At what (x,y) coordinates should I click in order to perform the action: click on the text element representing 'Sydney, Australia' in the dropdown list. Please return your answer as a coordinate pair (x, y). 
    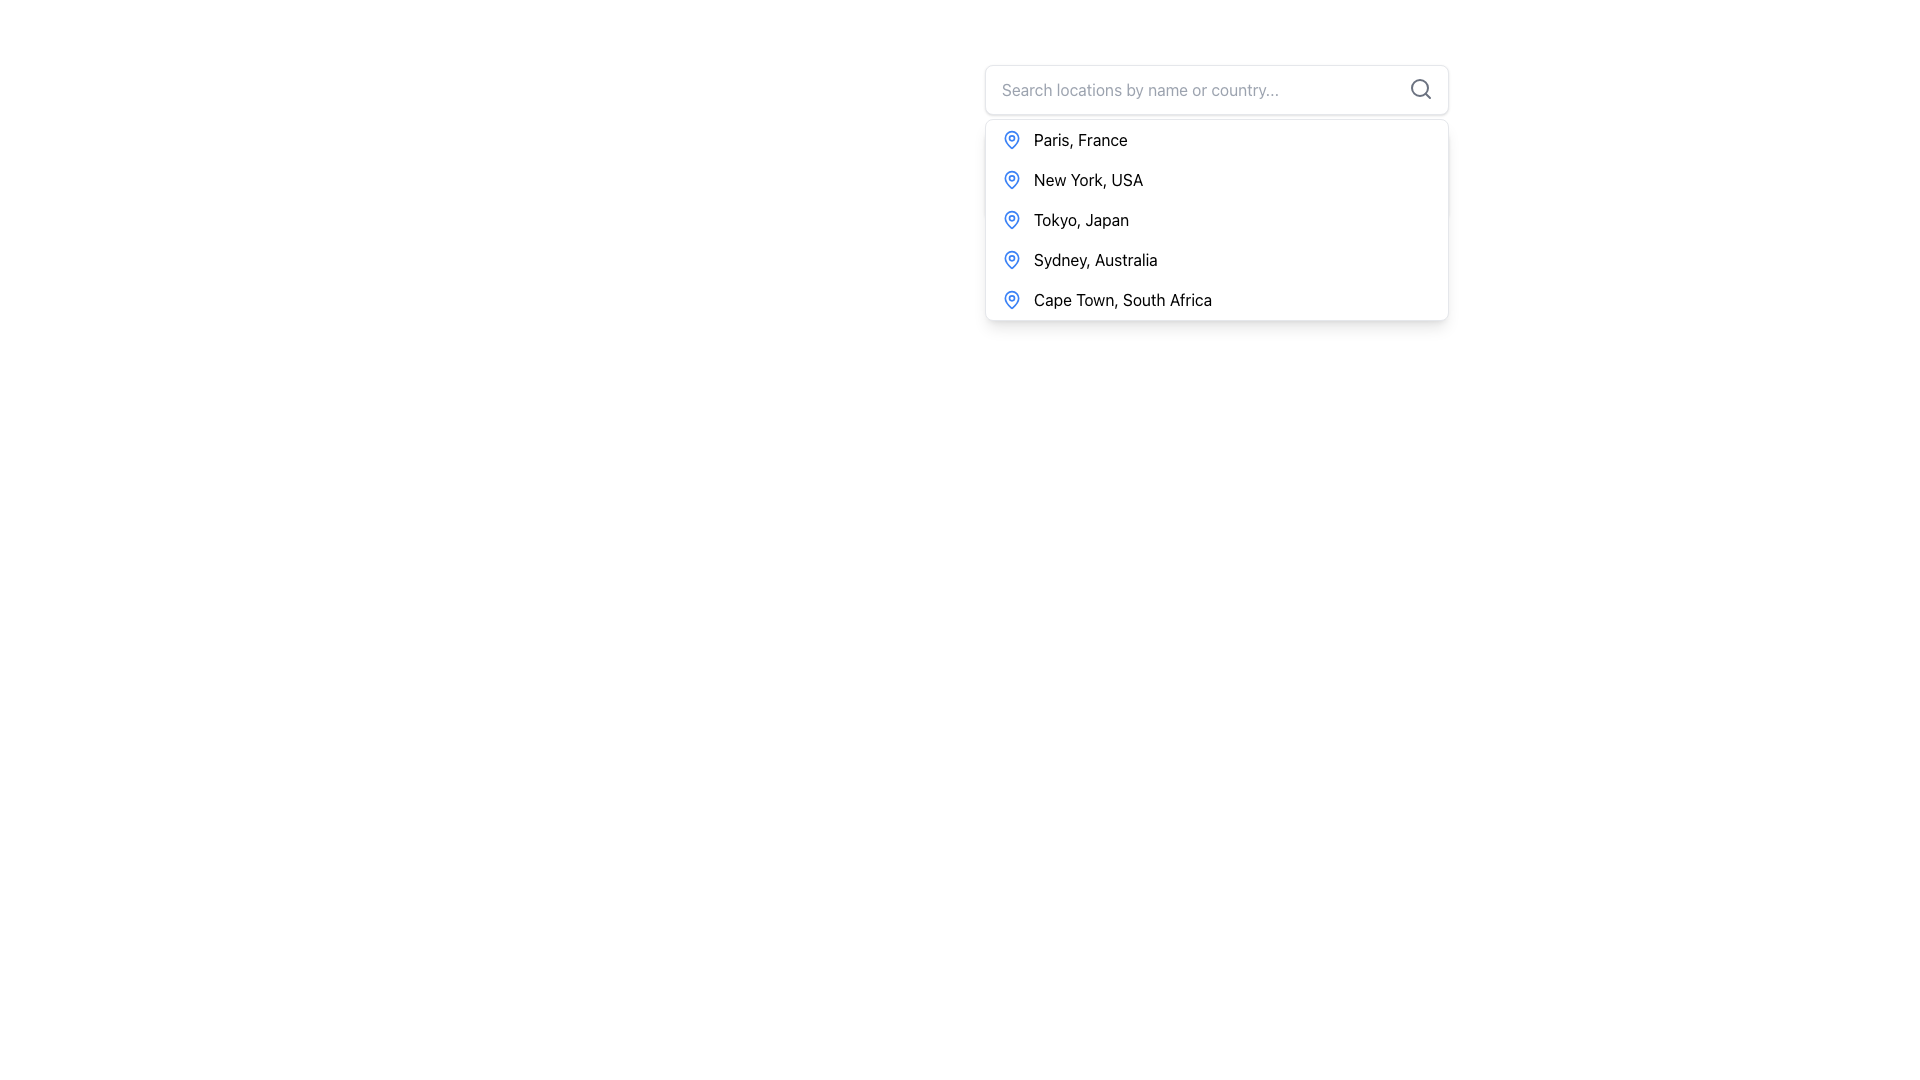
    Looking at the image, I should click on (1094, 258).